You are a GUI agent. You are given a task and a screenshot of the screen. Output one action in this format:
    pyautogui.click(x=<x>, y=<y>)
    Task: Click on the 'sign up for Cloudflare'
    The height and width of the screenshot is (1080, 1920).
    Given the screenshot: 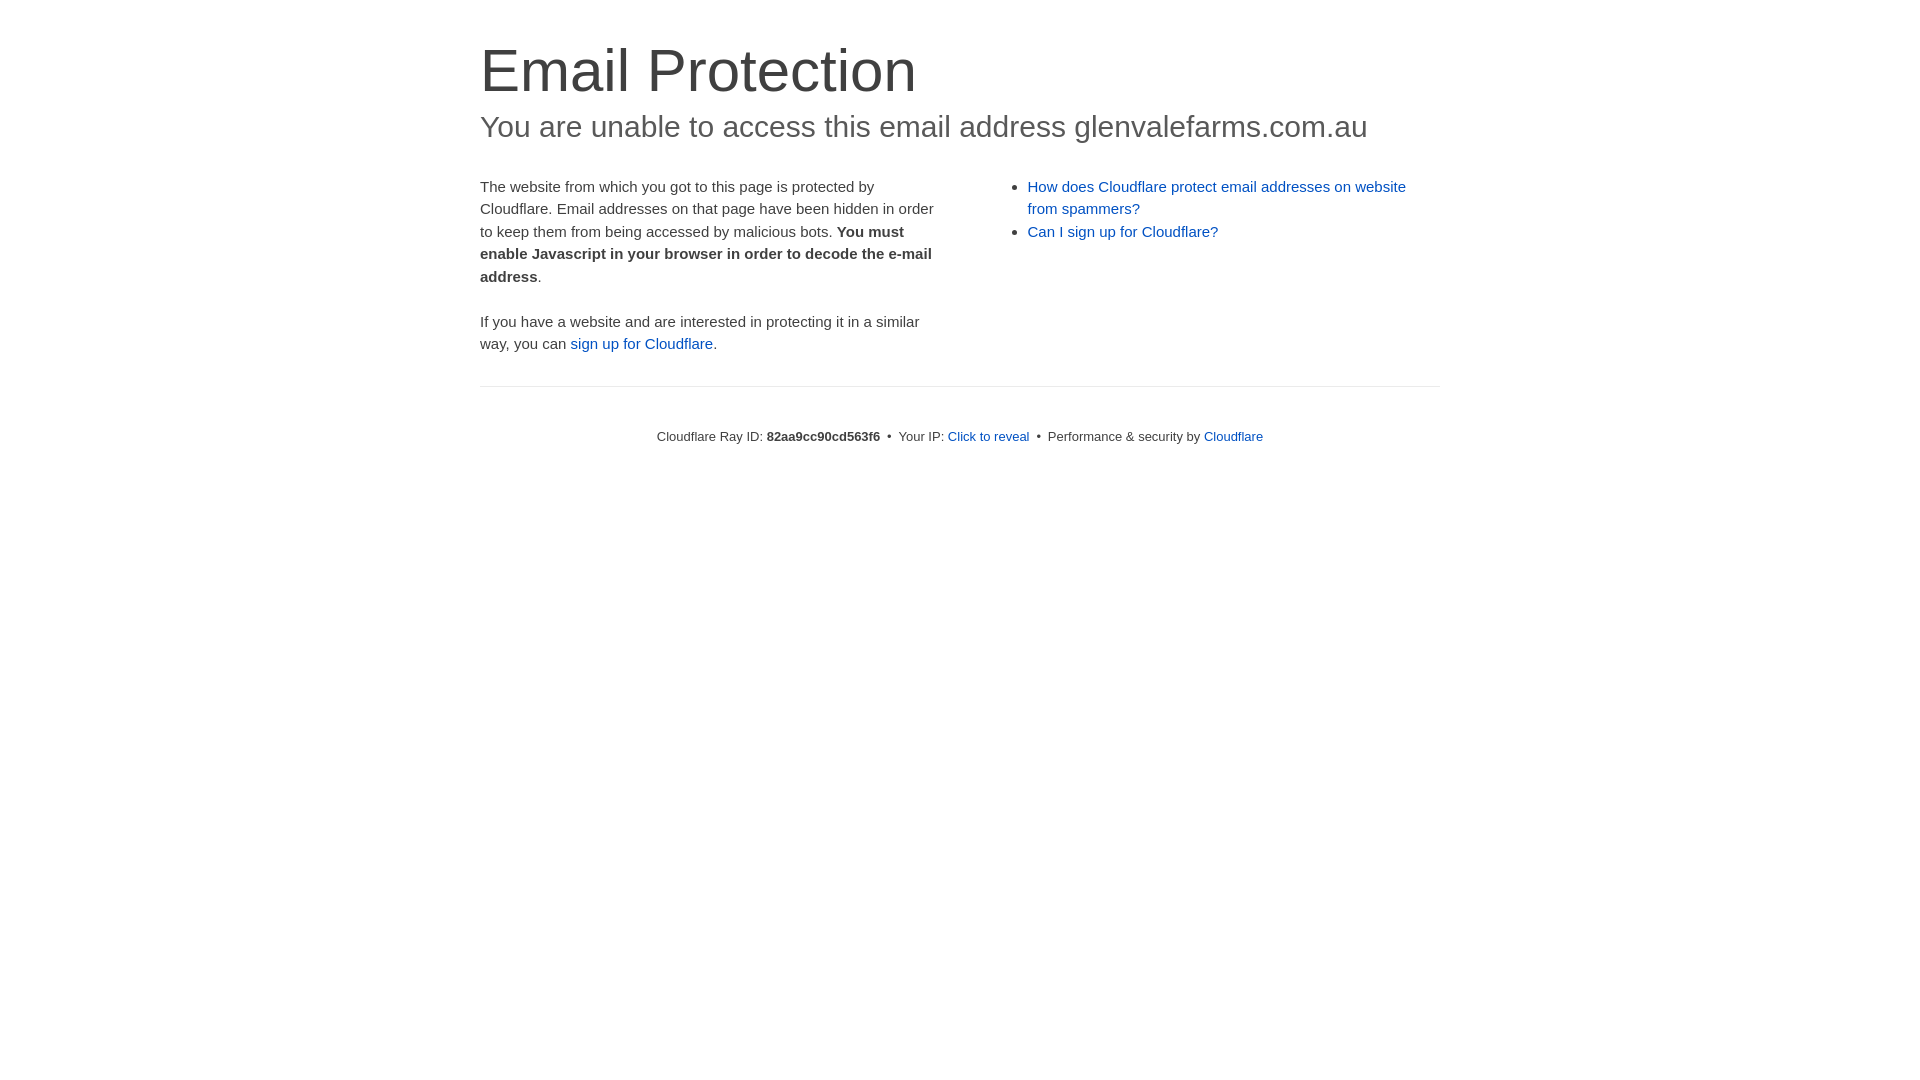 What is the action you would take?
    pyautogui.click(x=642, y=342)
    